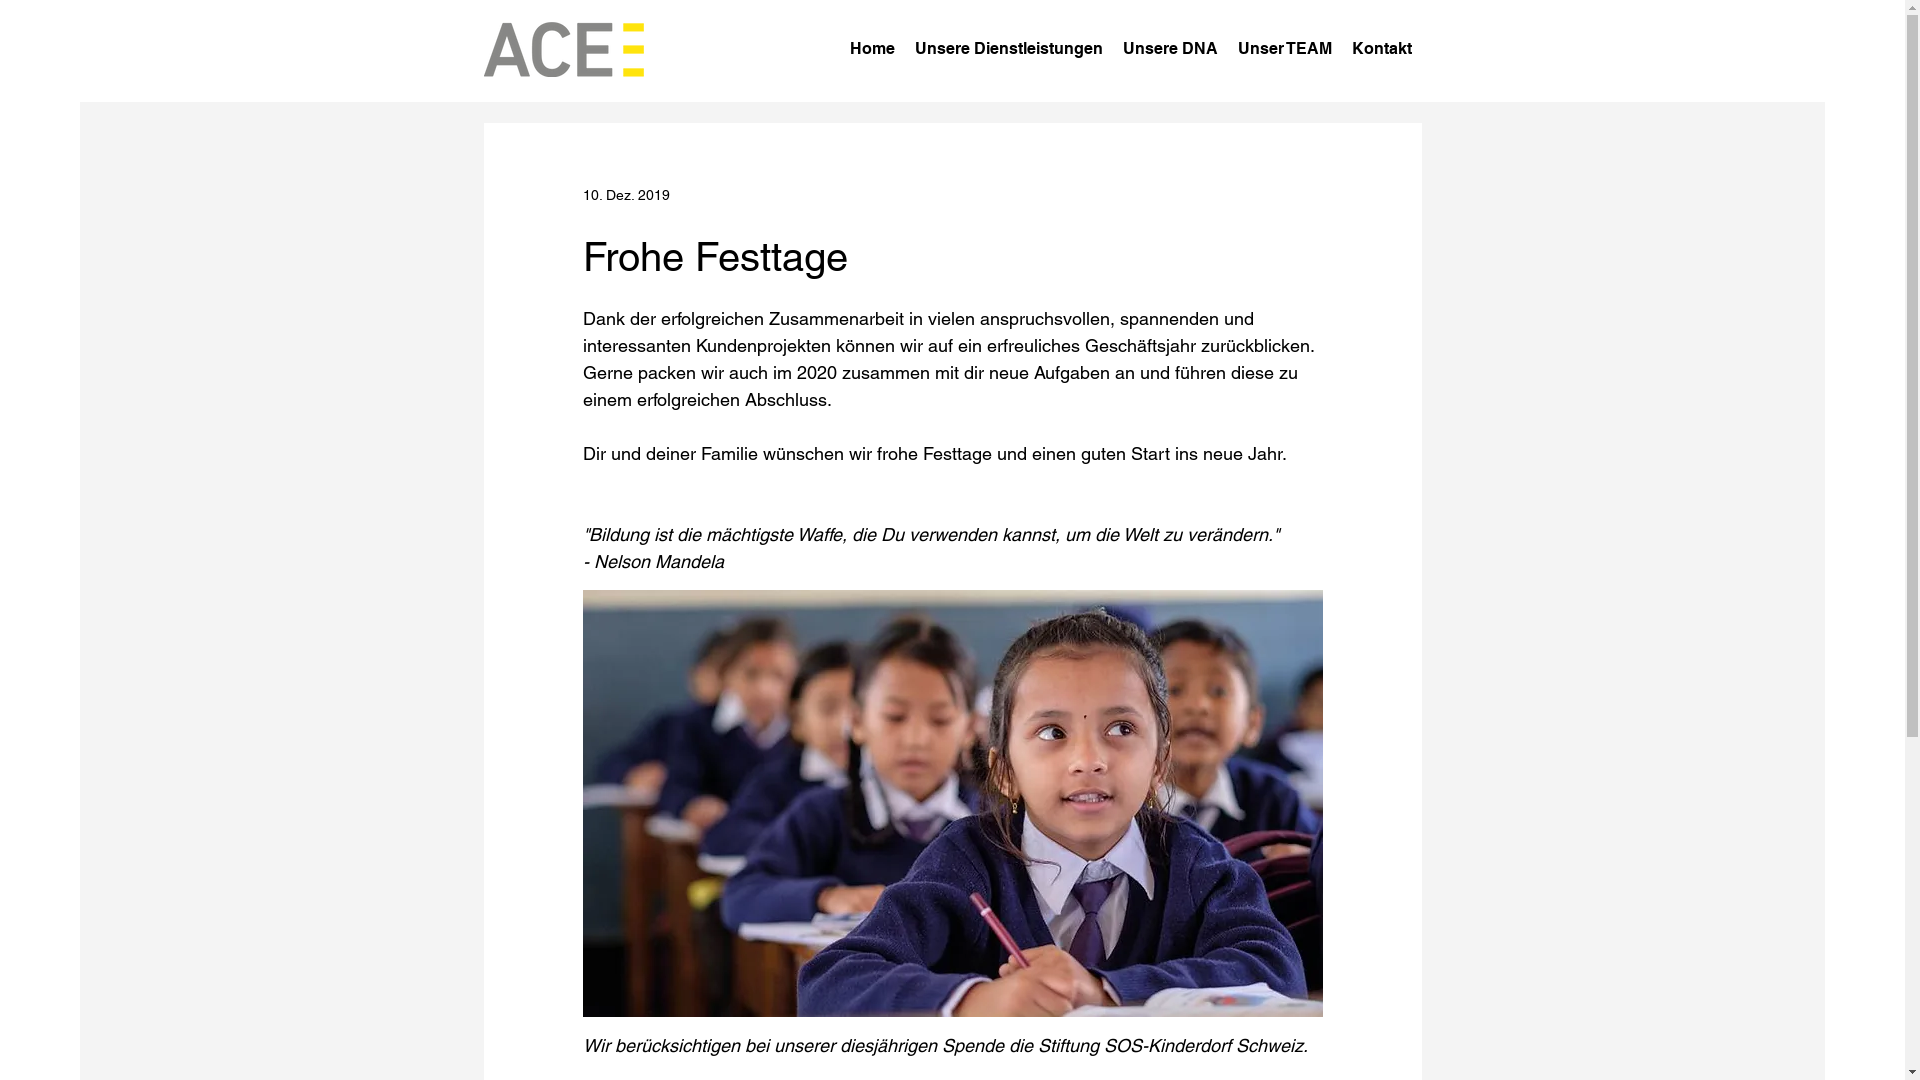 The width and height of the screenshot is (1920, 1080). I want to click on 'Kontakt', so click(1381, 48).